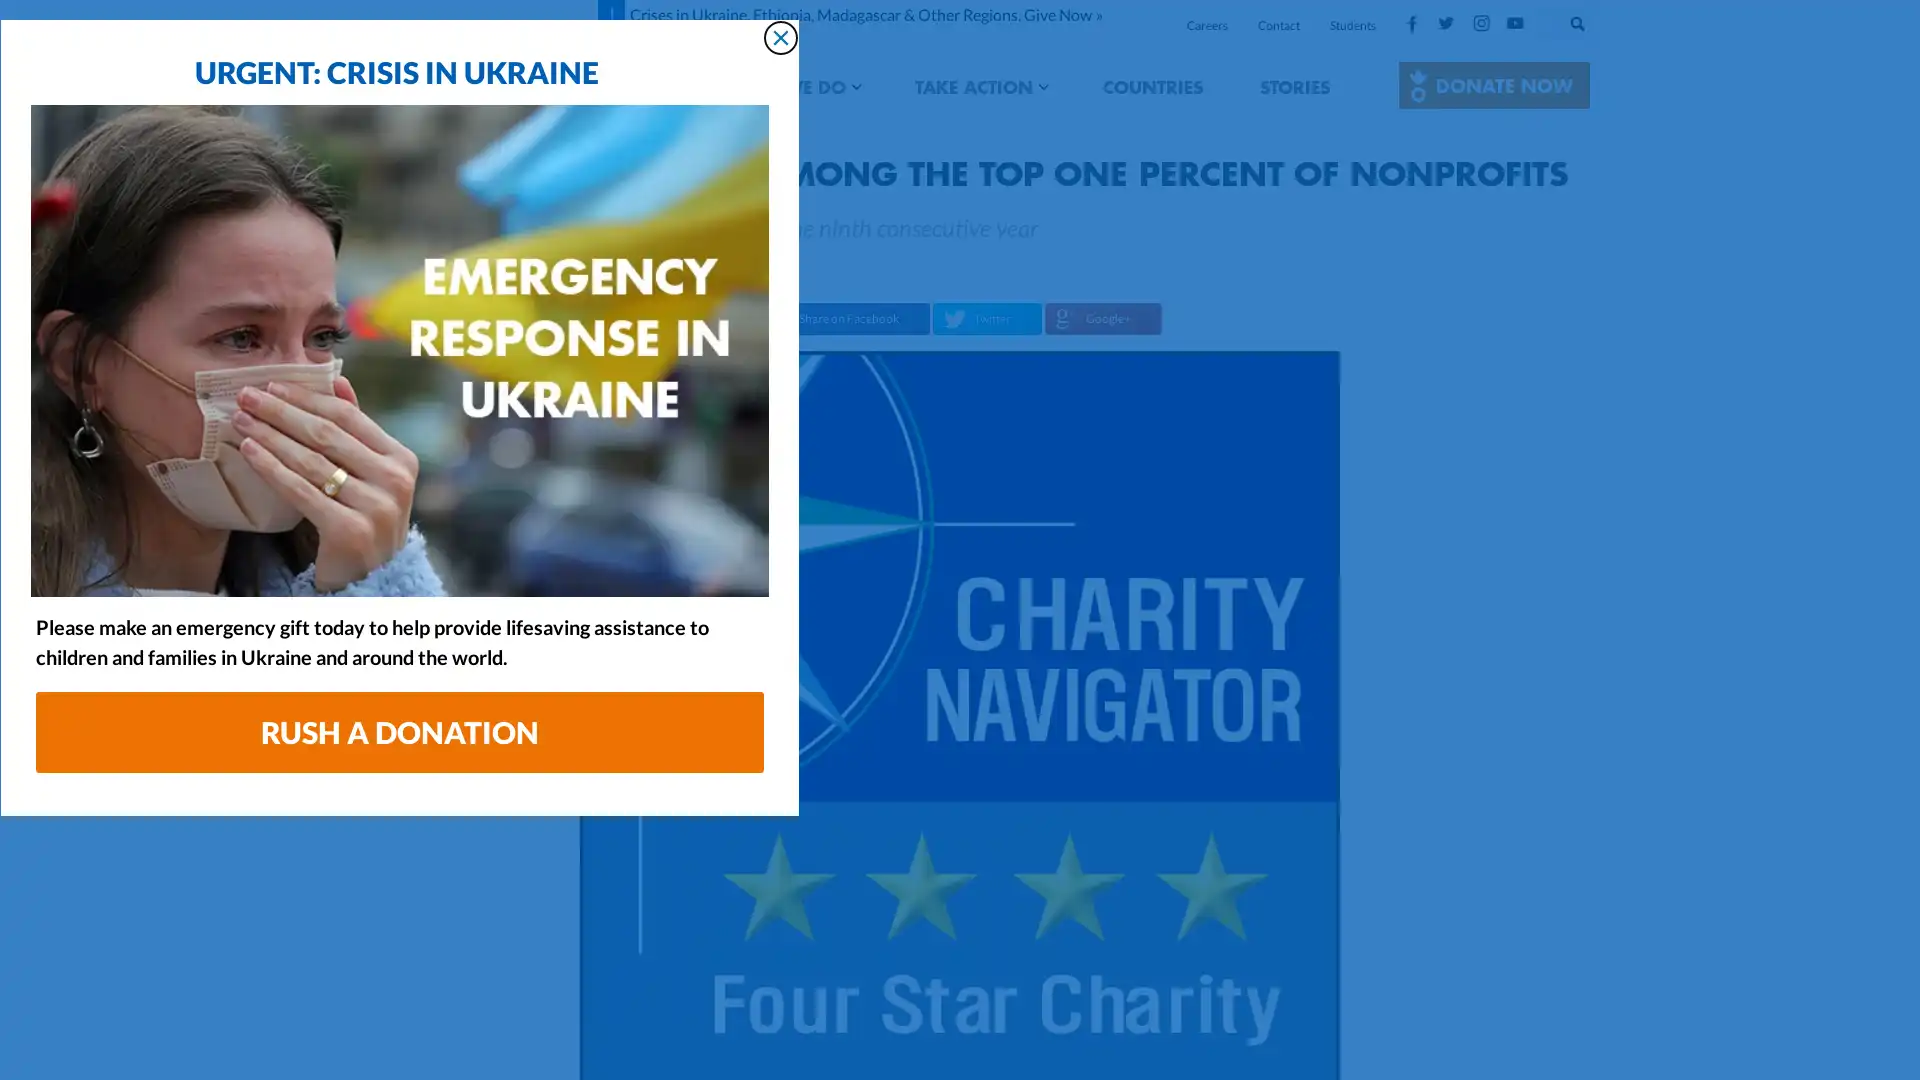 This screenshot has width=1920, height=1080. I want to click on Search, so click(1597, 19).